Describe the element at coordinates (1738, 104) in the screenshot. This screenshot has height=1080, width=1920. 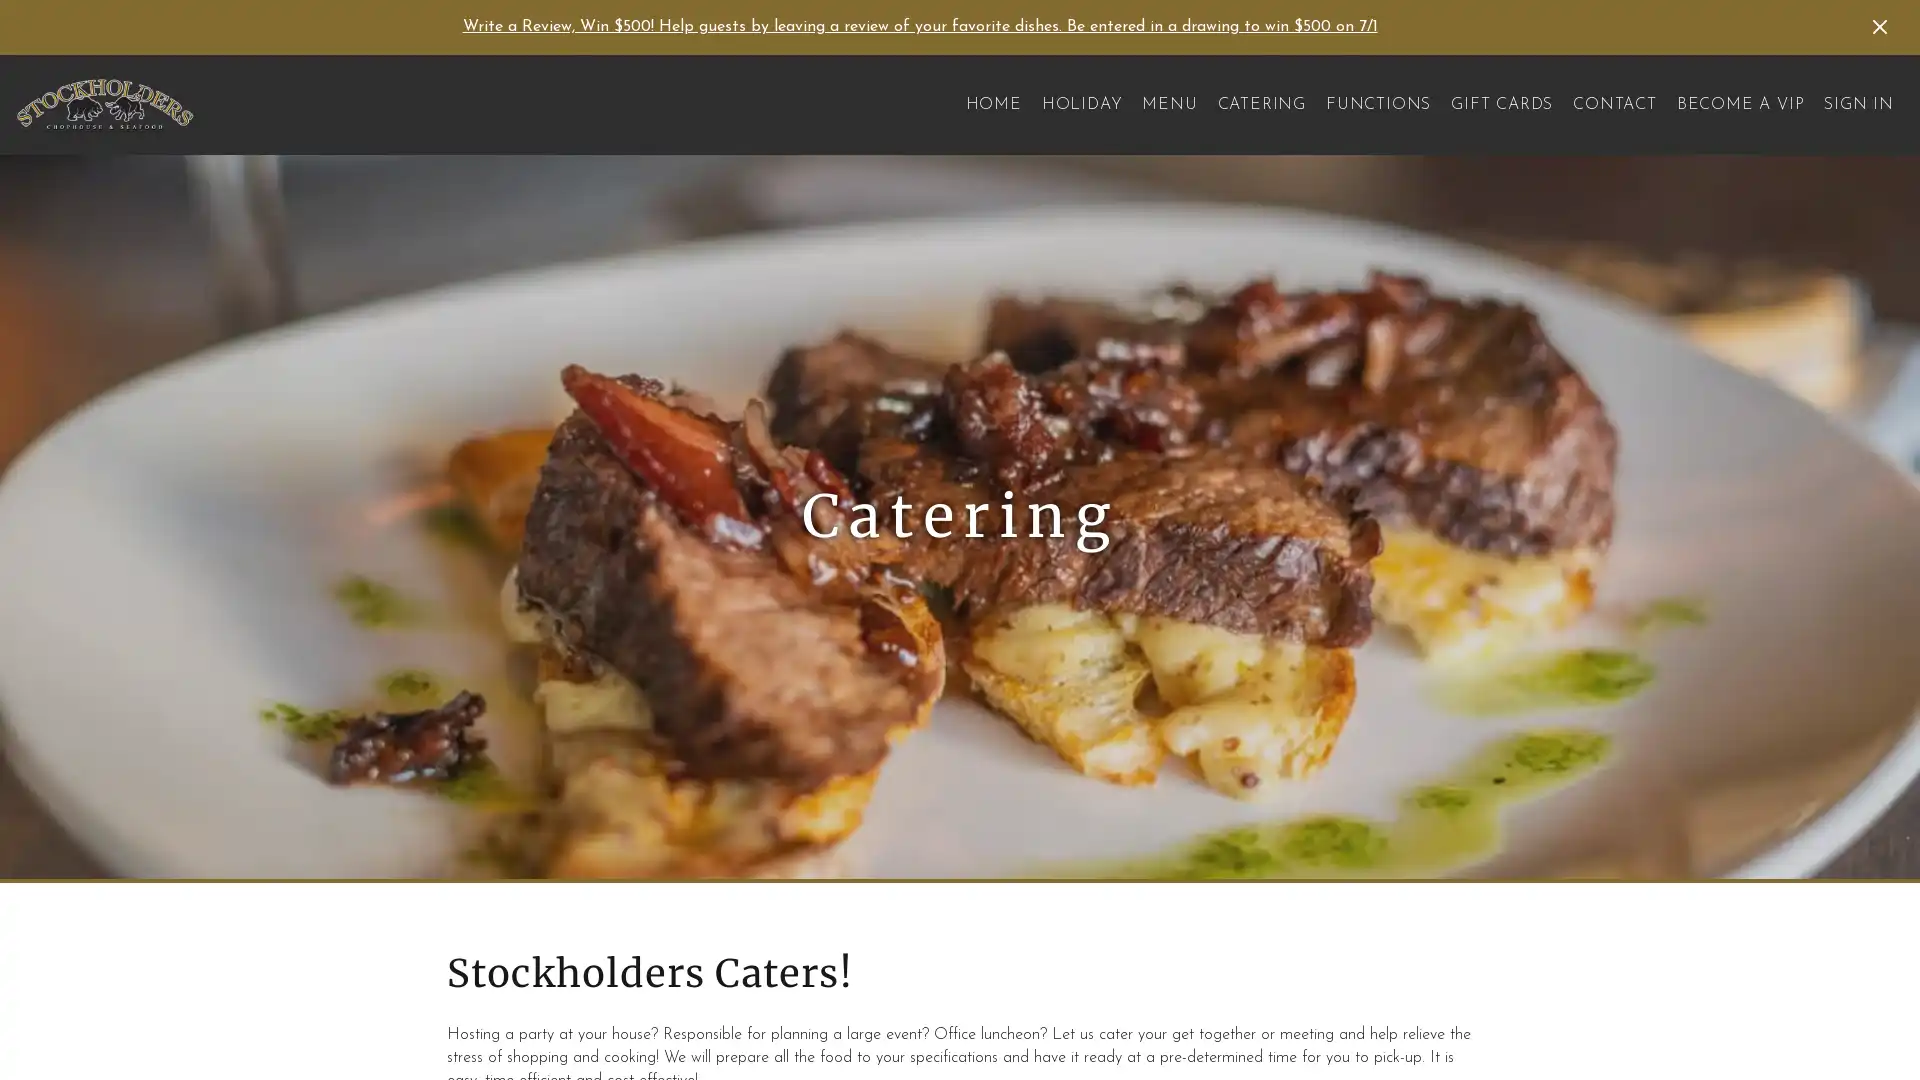
I see `BECOME A VIP` at that location.